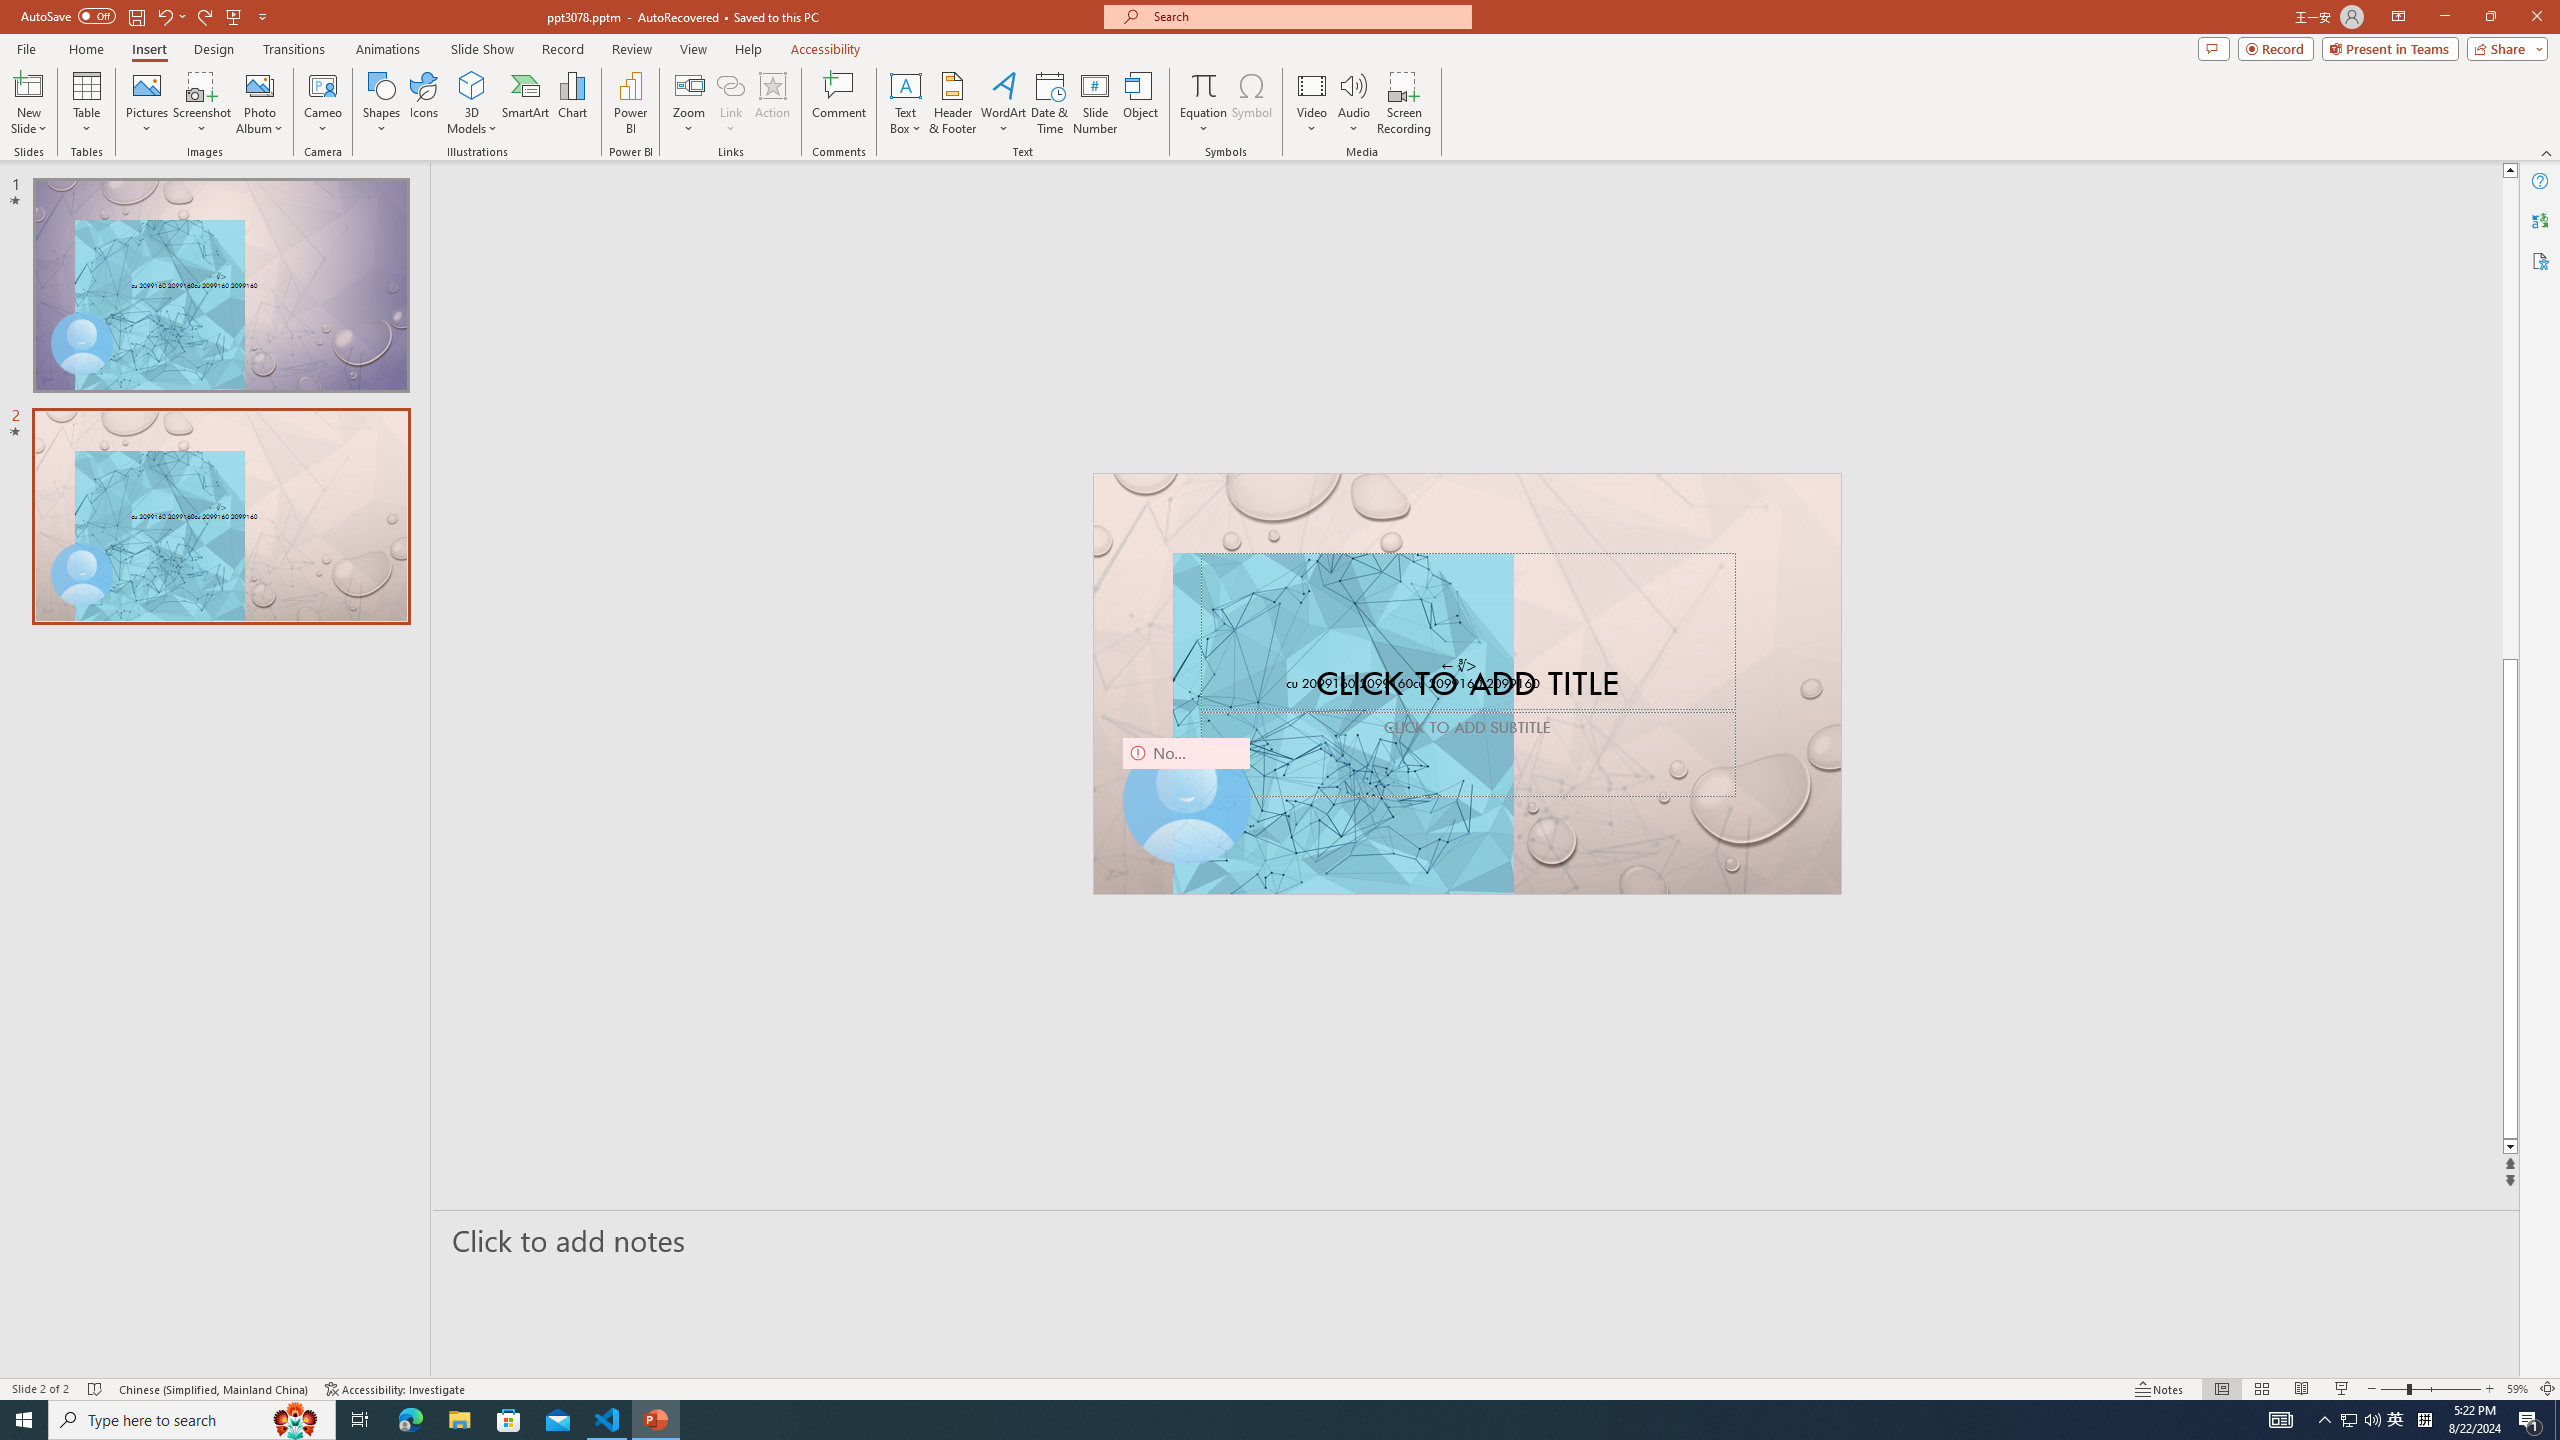 This screenshot has width=2560, height=1440. I want to click on 'New Photo Album...', so click(258, 84).